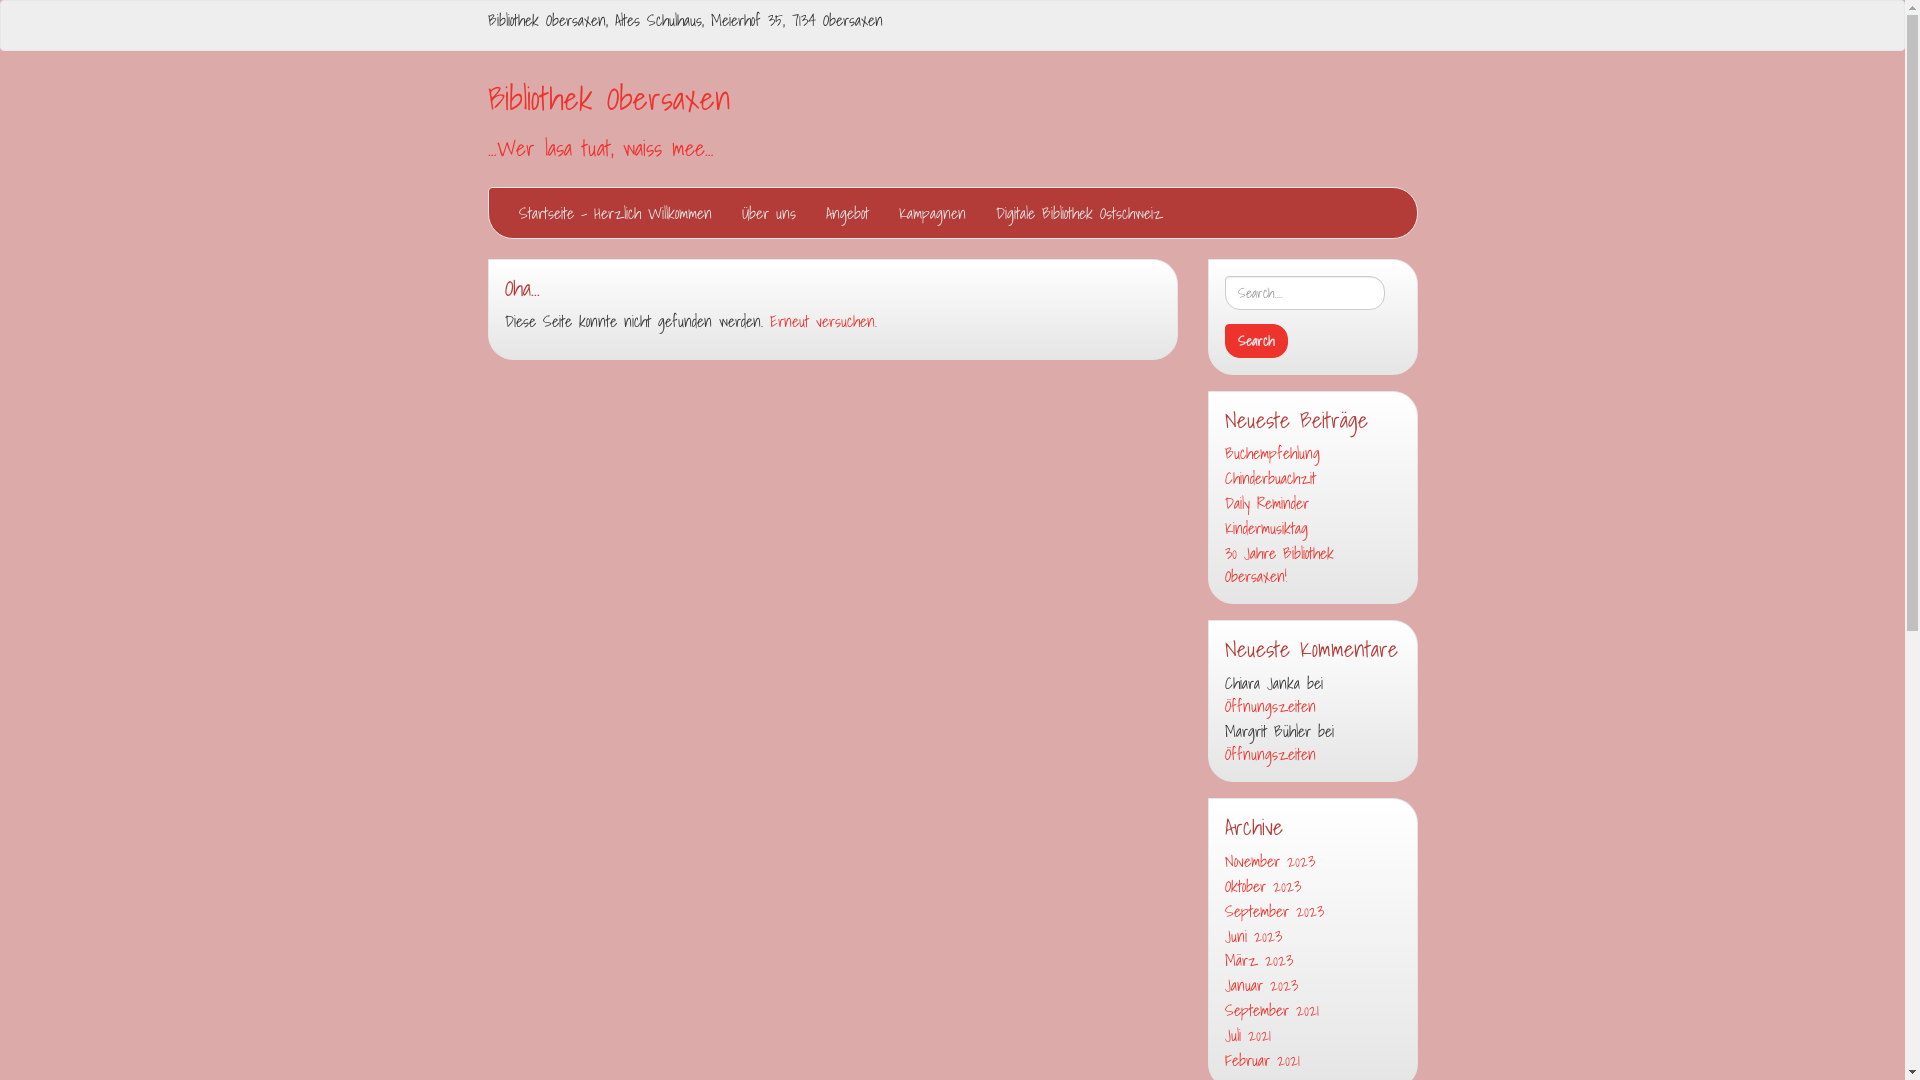 This screenshot has height=1080, width=1920. I want to click on 'September 2021', so click(1311, 1010).